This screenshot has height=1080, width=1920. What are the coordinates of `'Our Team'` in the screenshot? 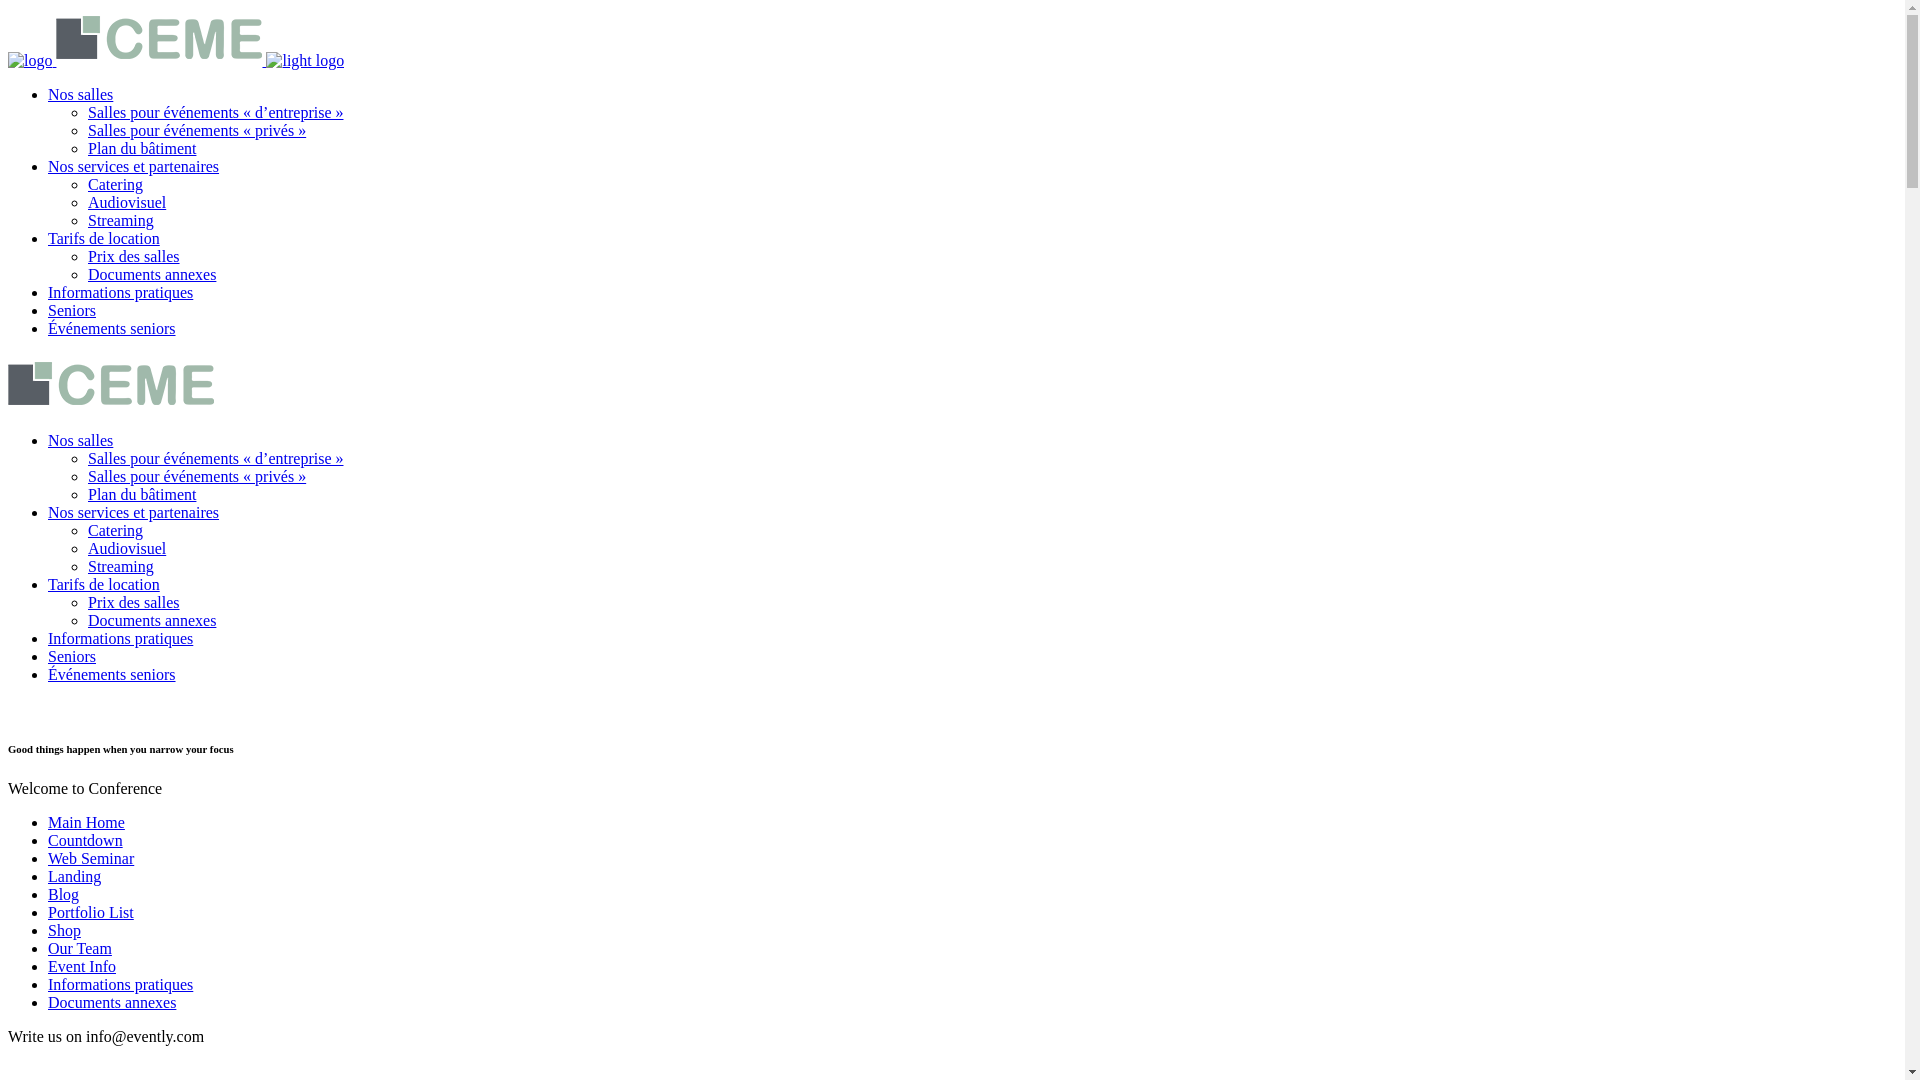 It's located at (80, 947).